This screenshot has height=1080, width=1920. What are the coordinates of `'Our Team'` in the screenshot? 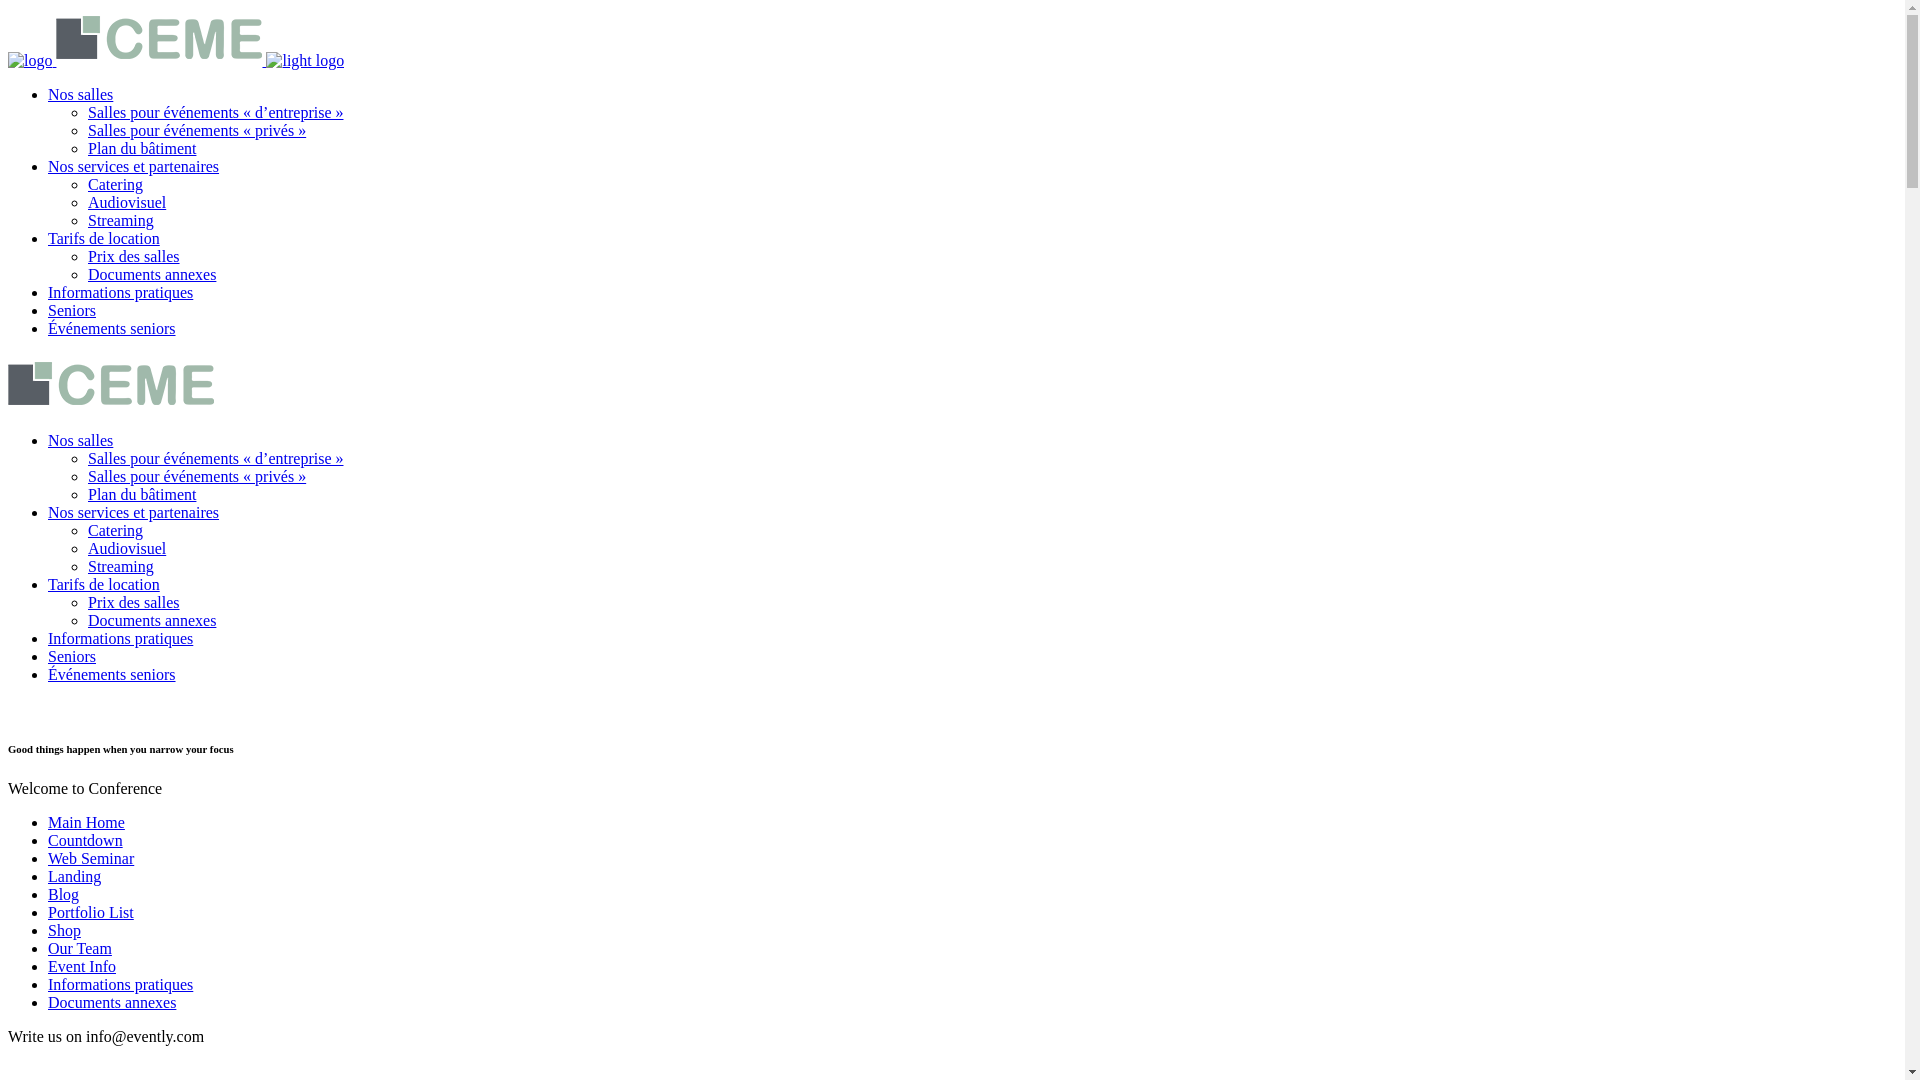 It's located at (80, 947).